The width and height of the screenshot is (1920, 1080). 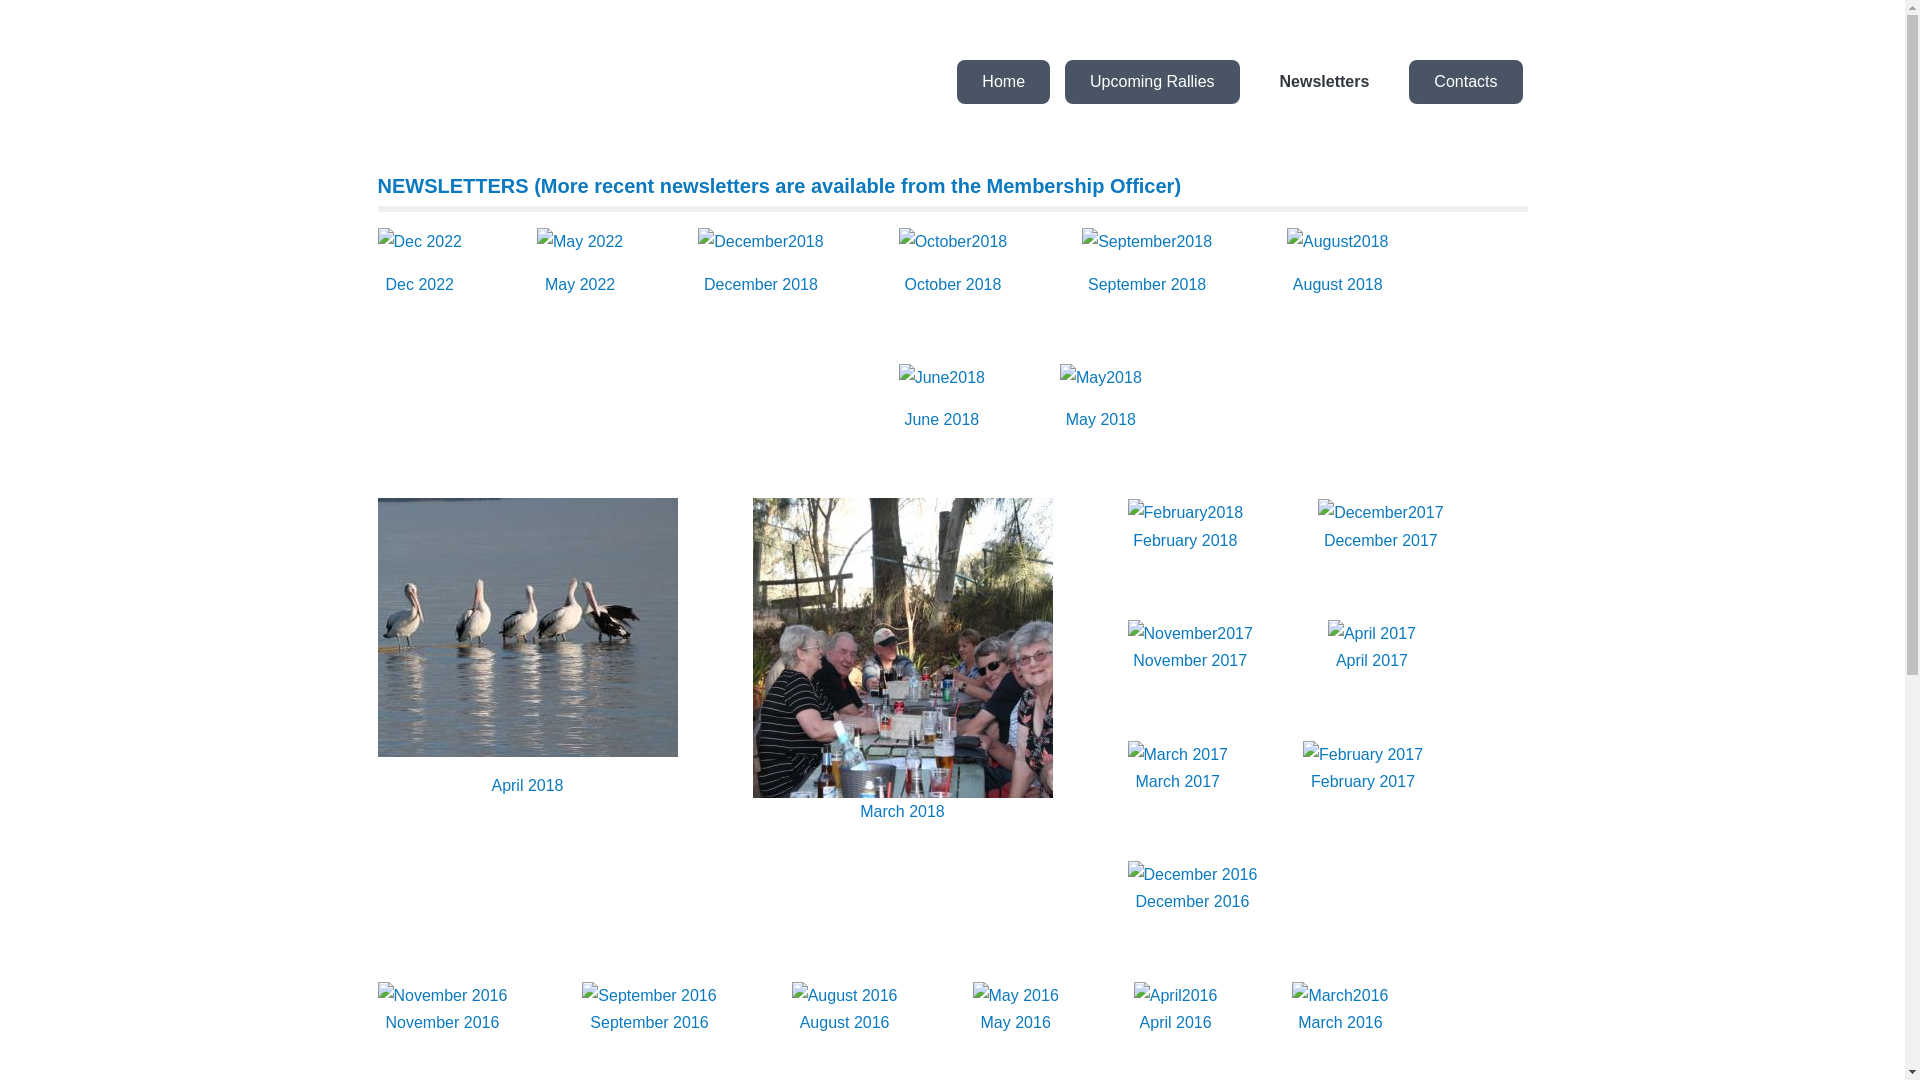 I want to click on 'May 2022', so click(x=579, y=284).